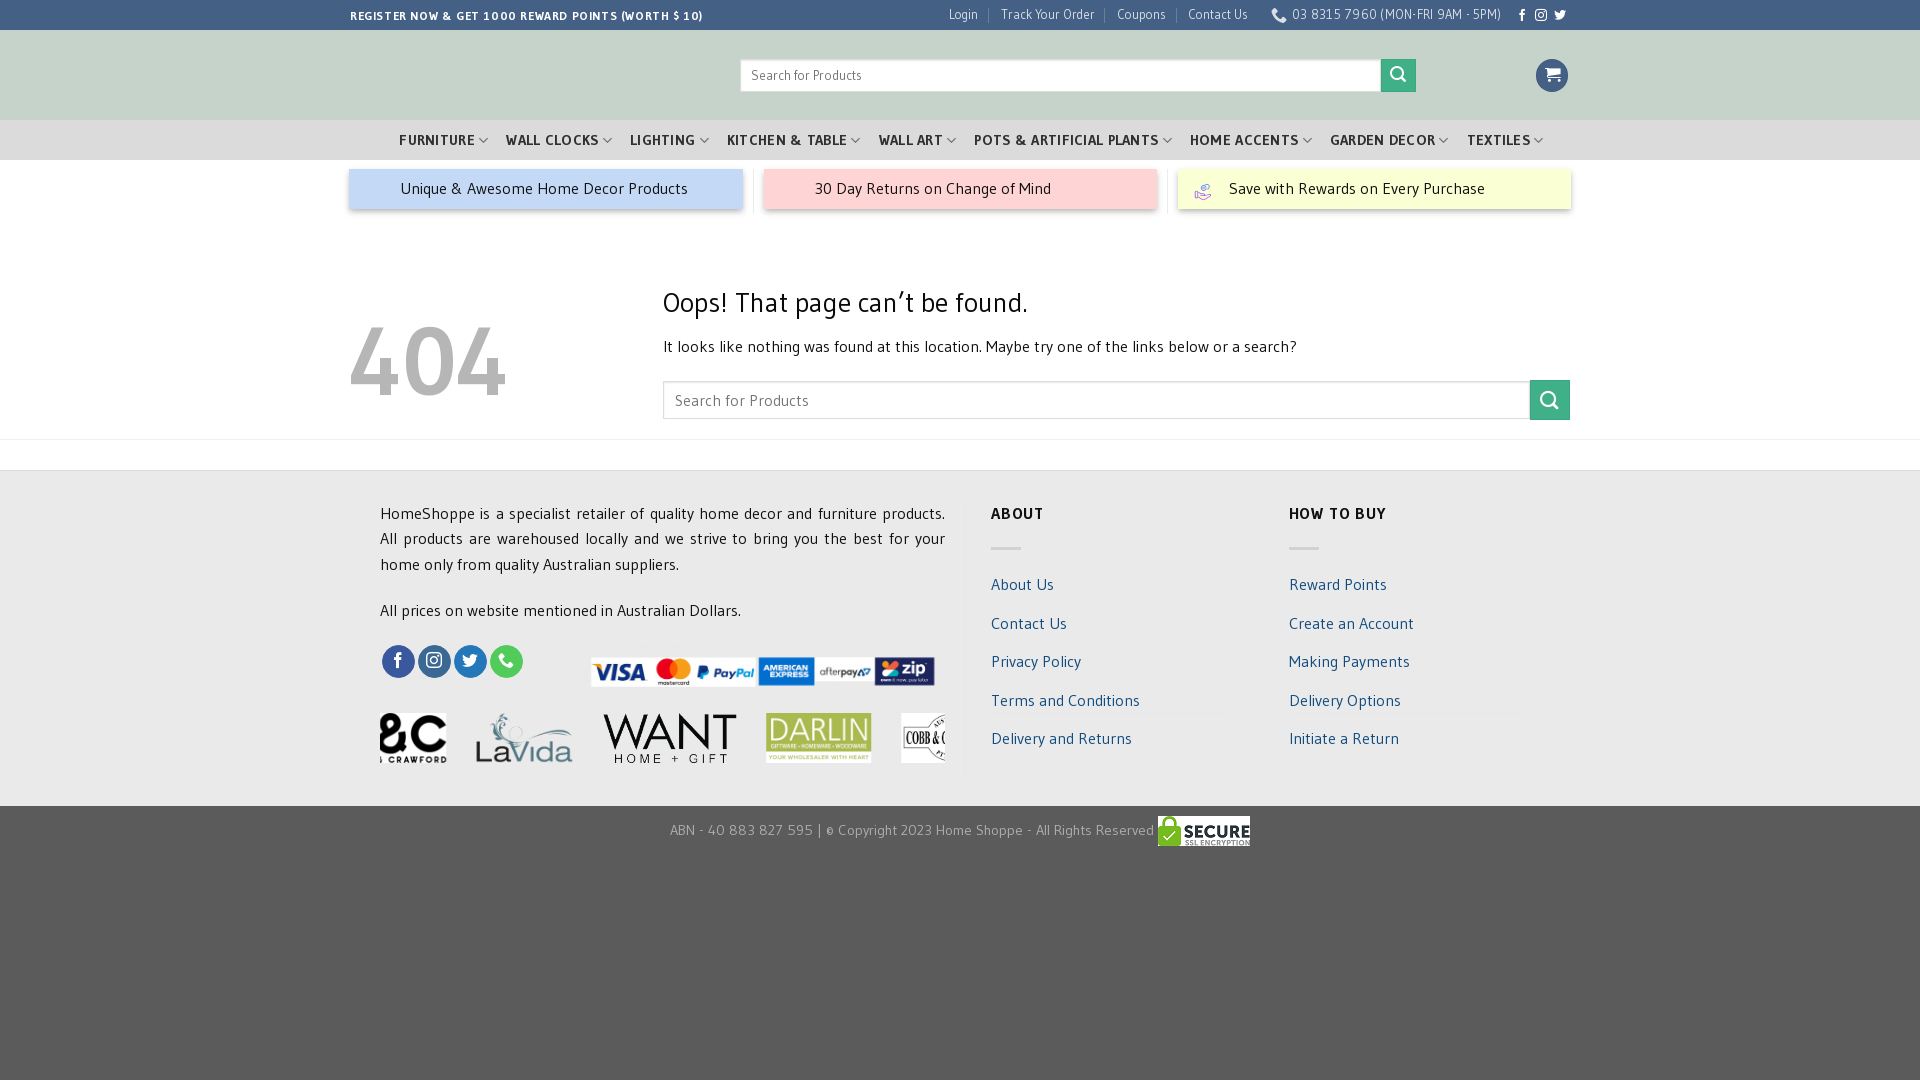 The image size is (1920, 1080). Describe the element at coordinates (435, 139) in the screenshot. I see `'FURNITURE'` at that location.